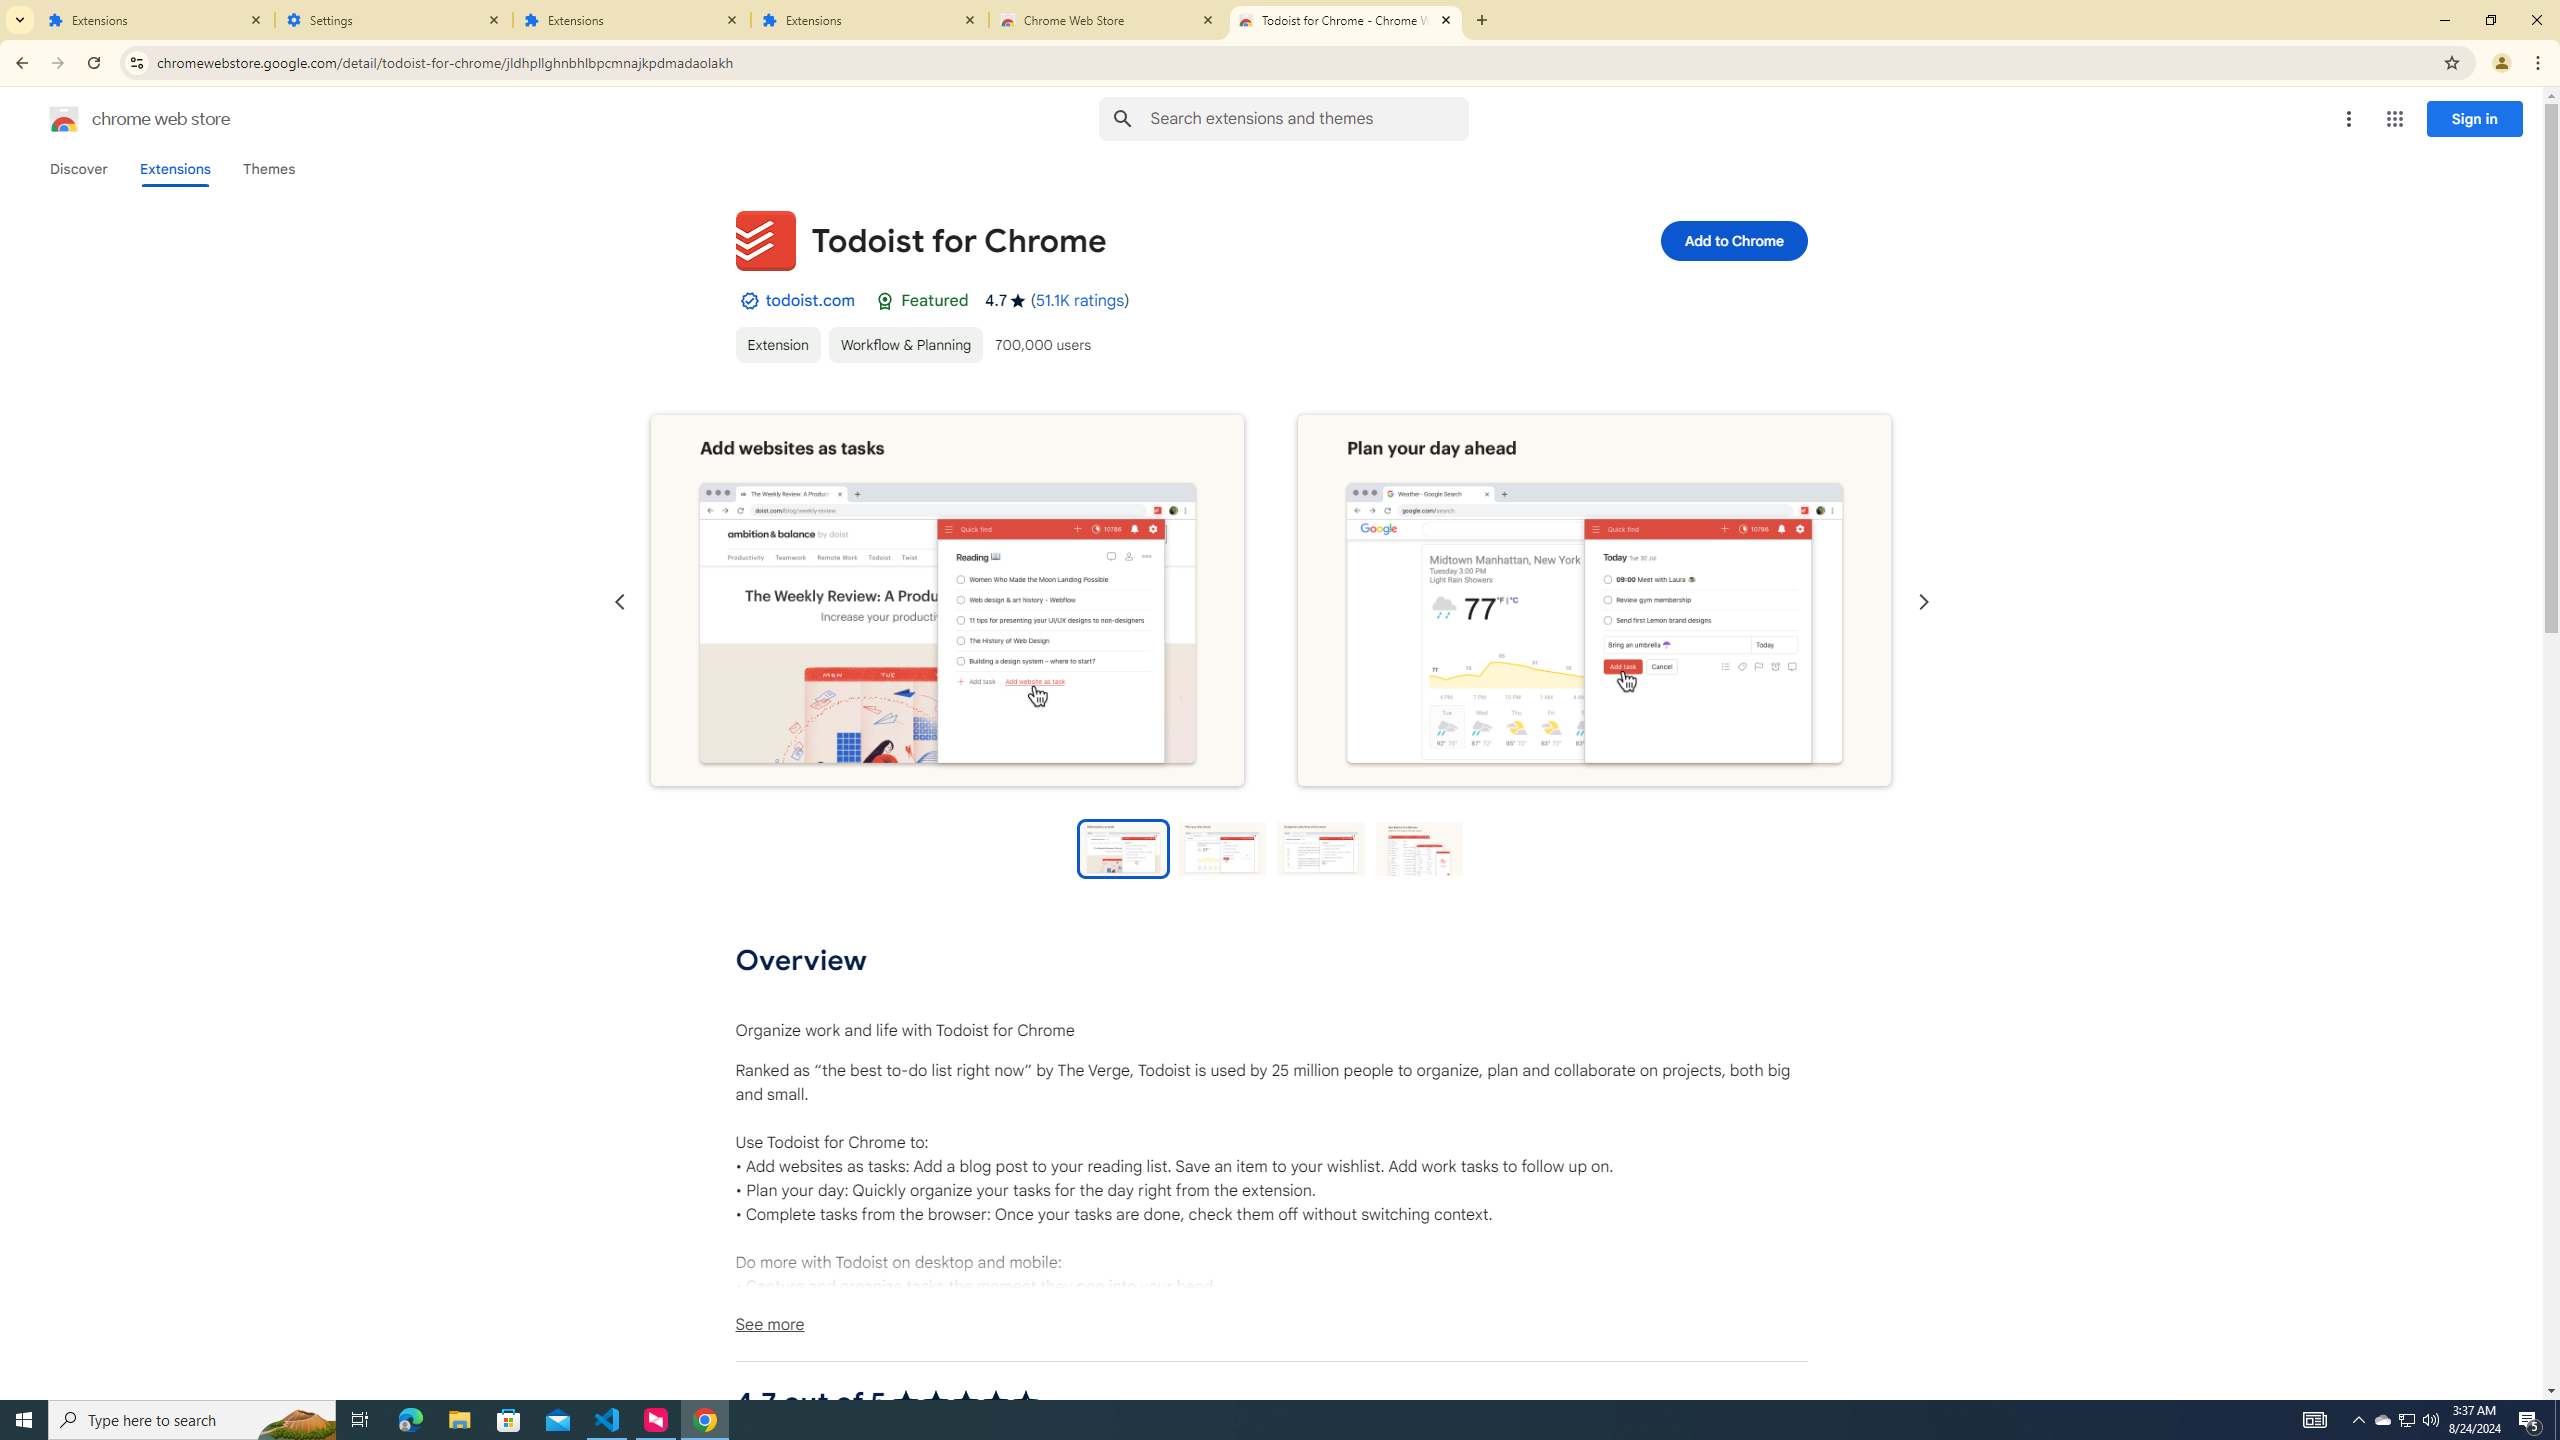 The image size is (2560, 1440). I want to click on '51.1K ratings', so click(1080, 299).